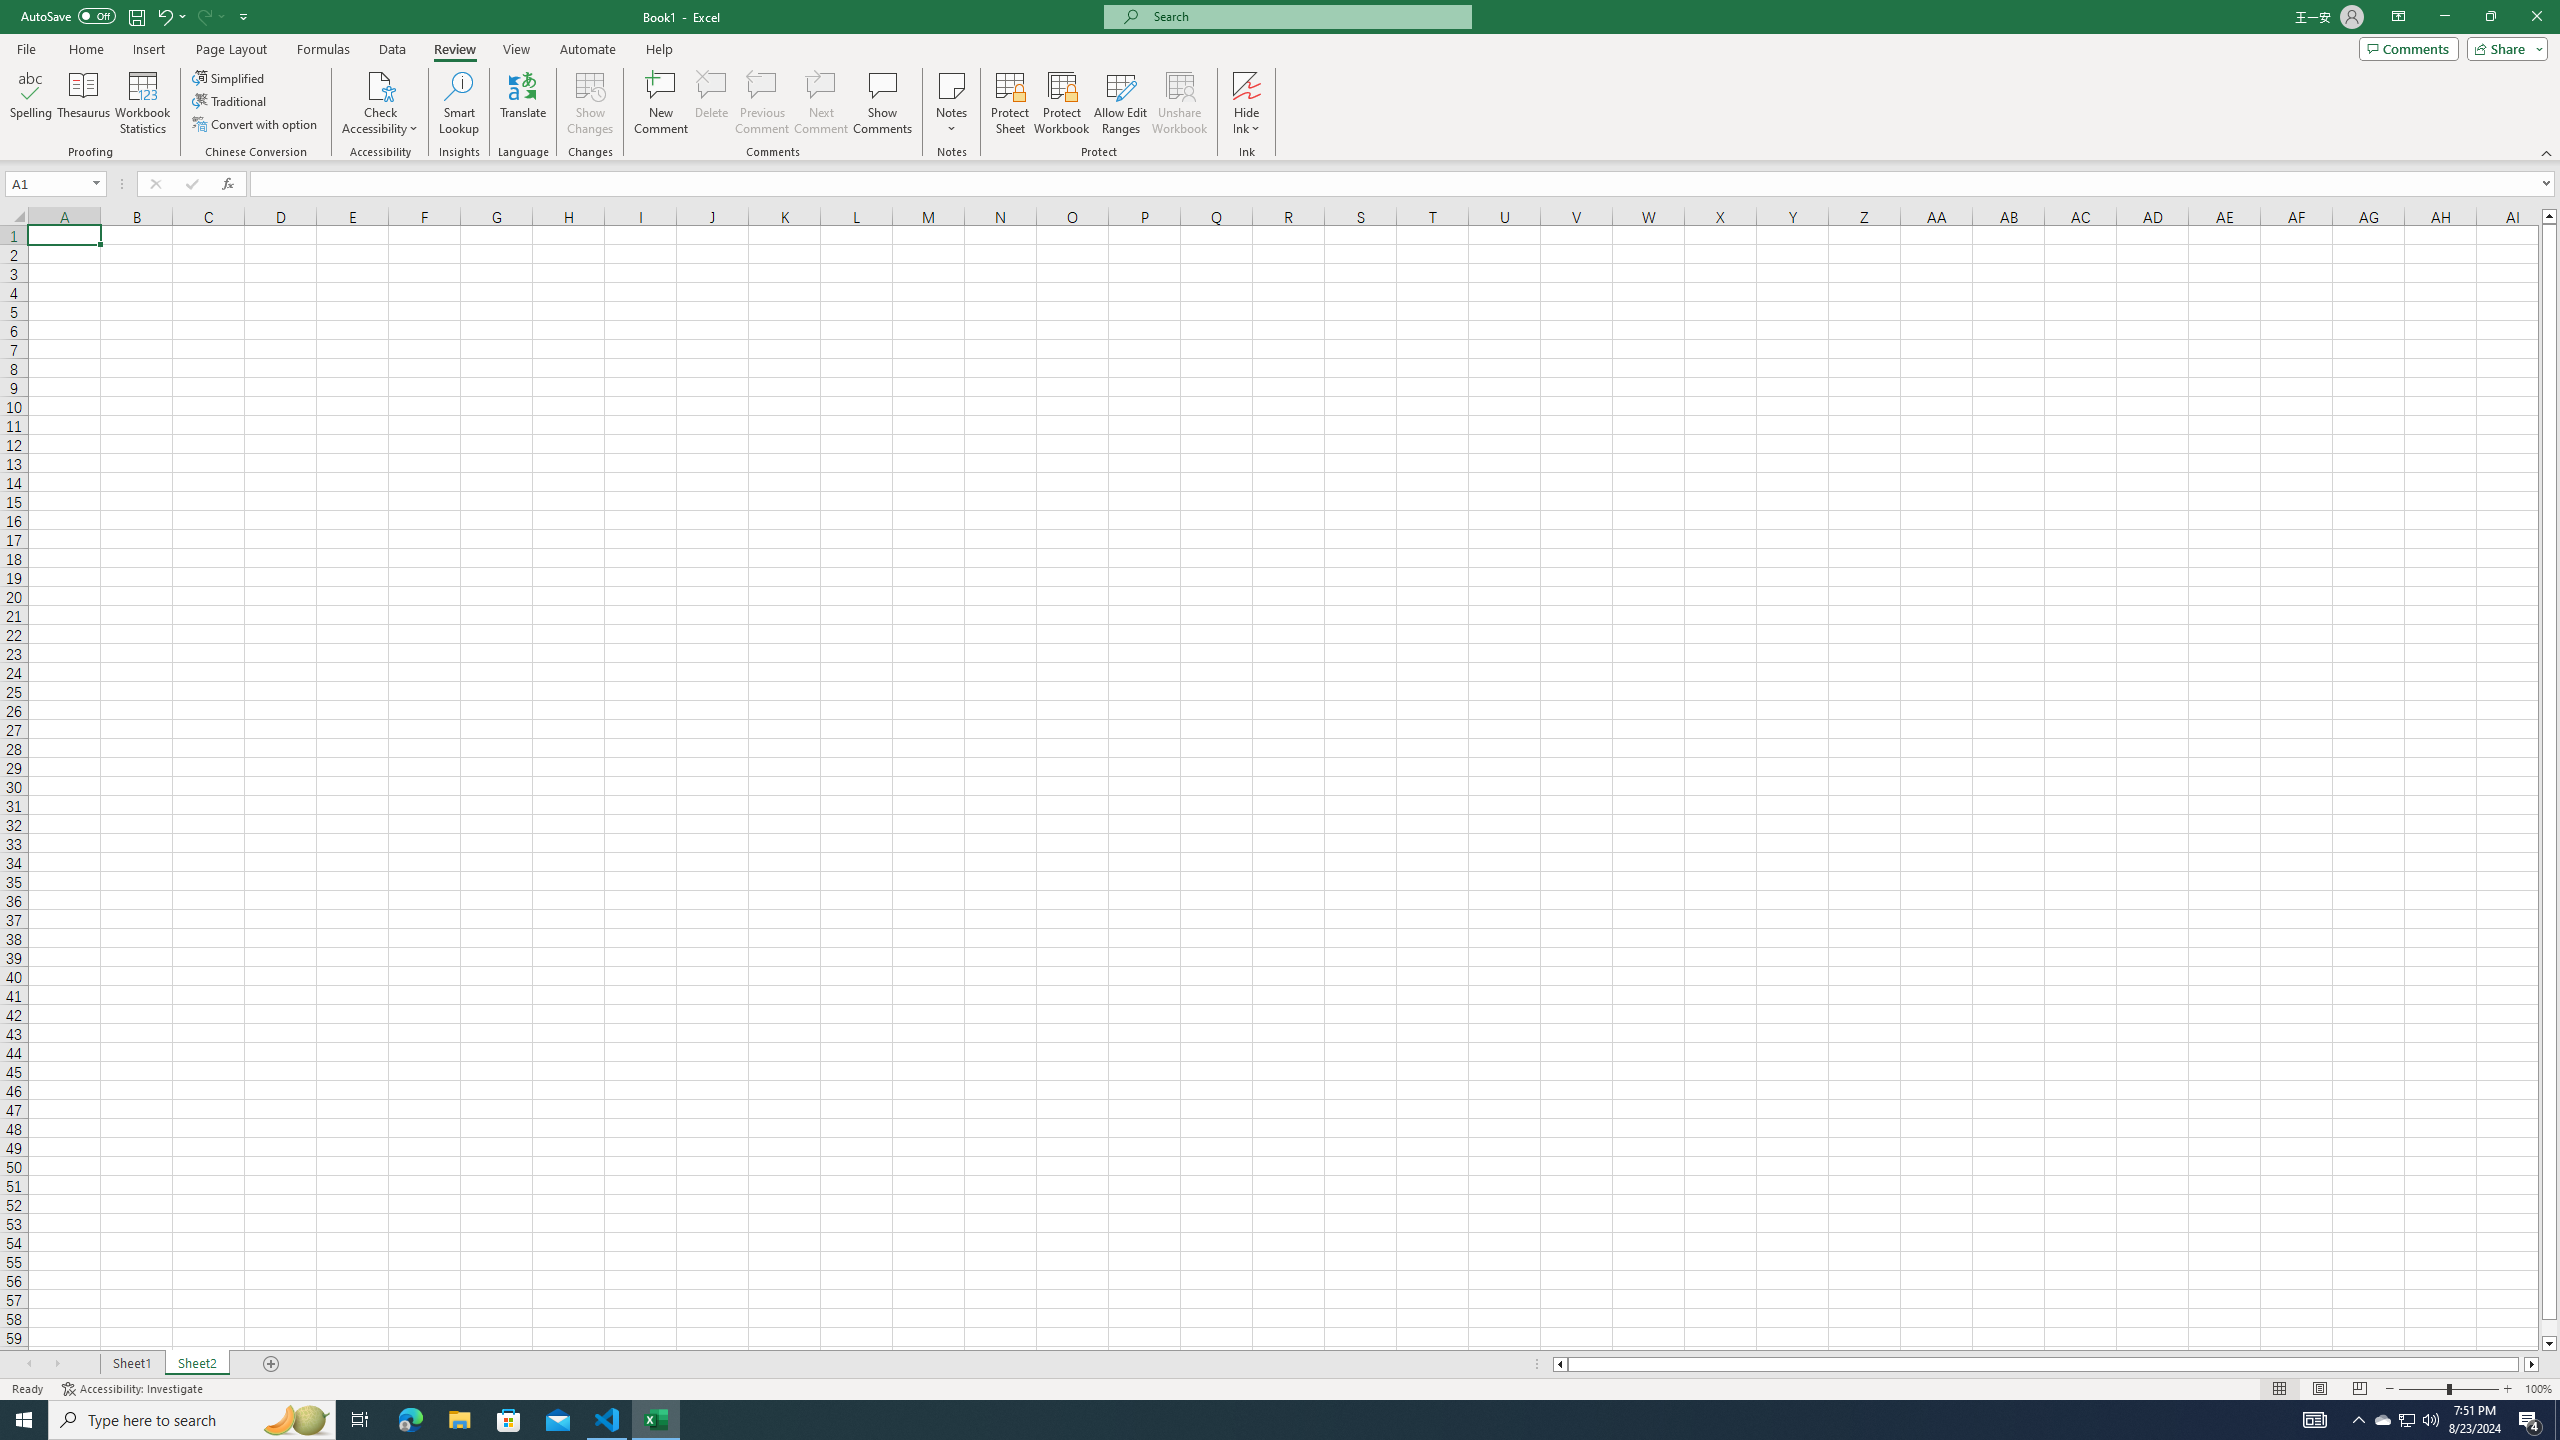 The height and width of the screenshot is (1440, 2560). What do you see at coordinates (256, 122) in the screenshot?
I see `'Convert with option'` at bounding box center [256, 122].